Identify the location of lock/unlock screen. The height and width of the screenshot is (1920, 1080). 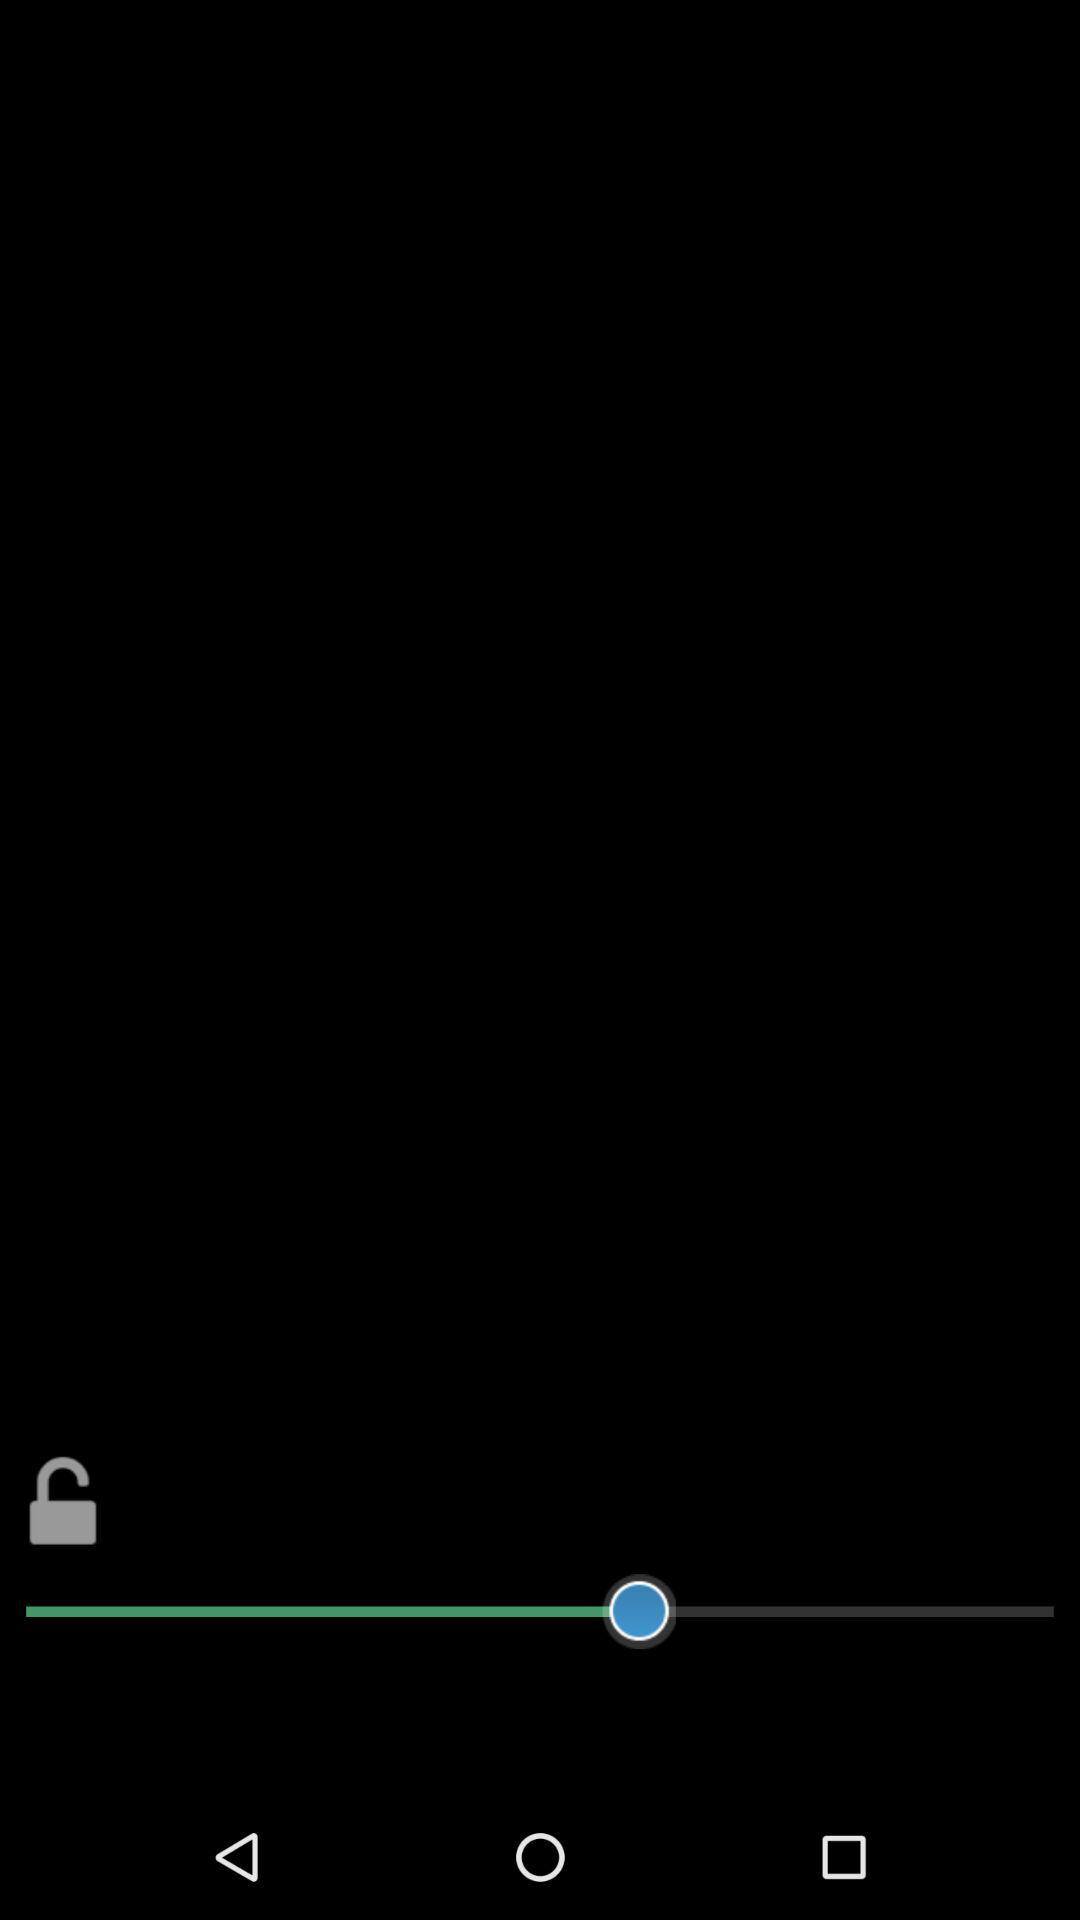
(62, 1500).